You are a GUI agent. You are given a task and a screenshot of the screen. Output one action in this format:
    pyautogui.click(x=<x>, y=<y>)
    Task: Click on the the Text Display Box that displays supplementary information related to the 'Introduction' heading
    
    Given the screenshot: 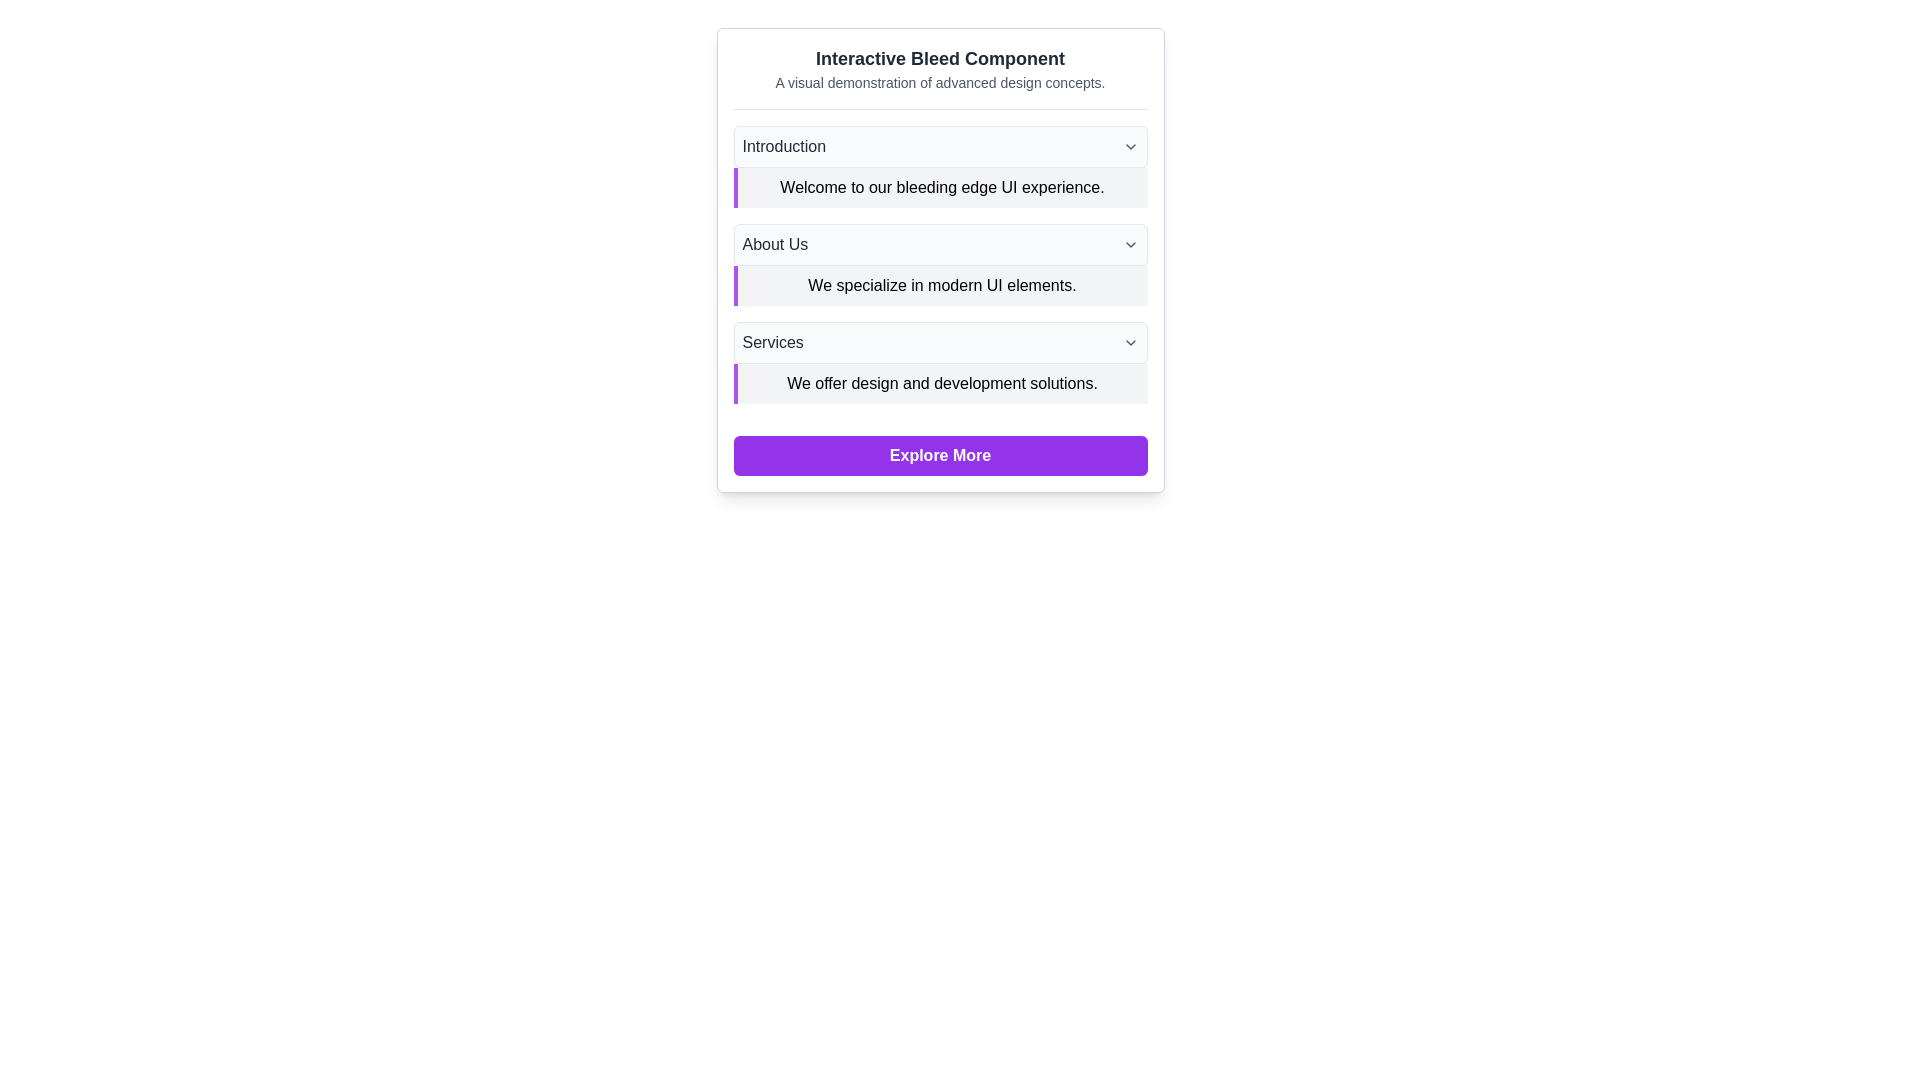 What is the action you would take?
    pyautogui.click(x=939, y=188)
    